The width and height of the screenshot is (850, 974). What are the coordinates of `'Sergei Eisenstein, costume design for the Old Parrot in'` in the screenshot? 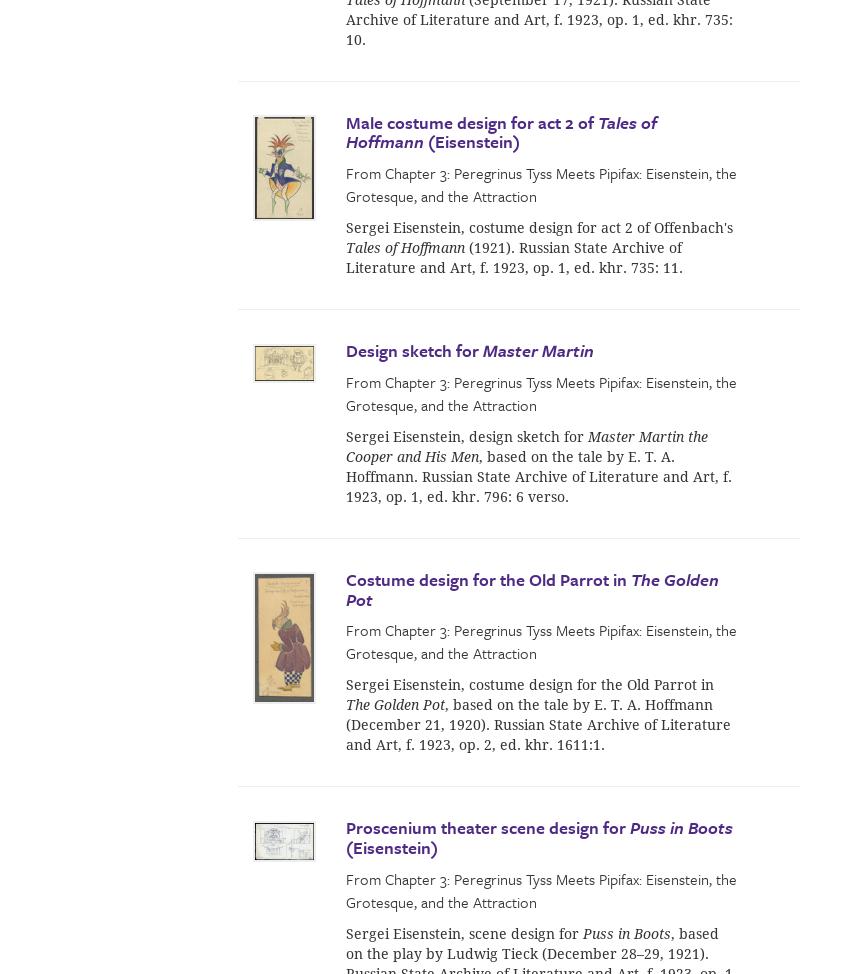 It's located at (345, 685).